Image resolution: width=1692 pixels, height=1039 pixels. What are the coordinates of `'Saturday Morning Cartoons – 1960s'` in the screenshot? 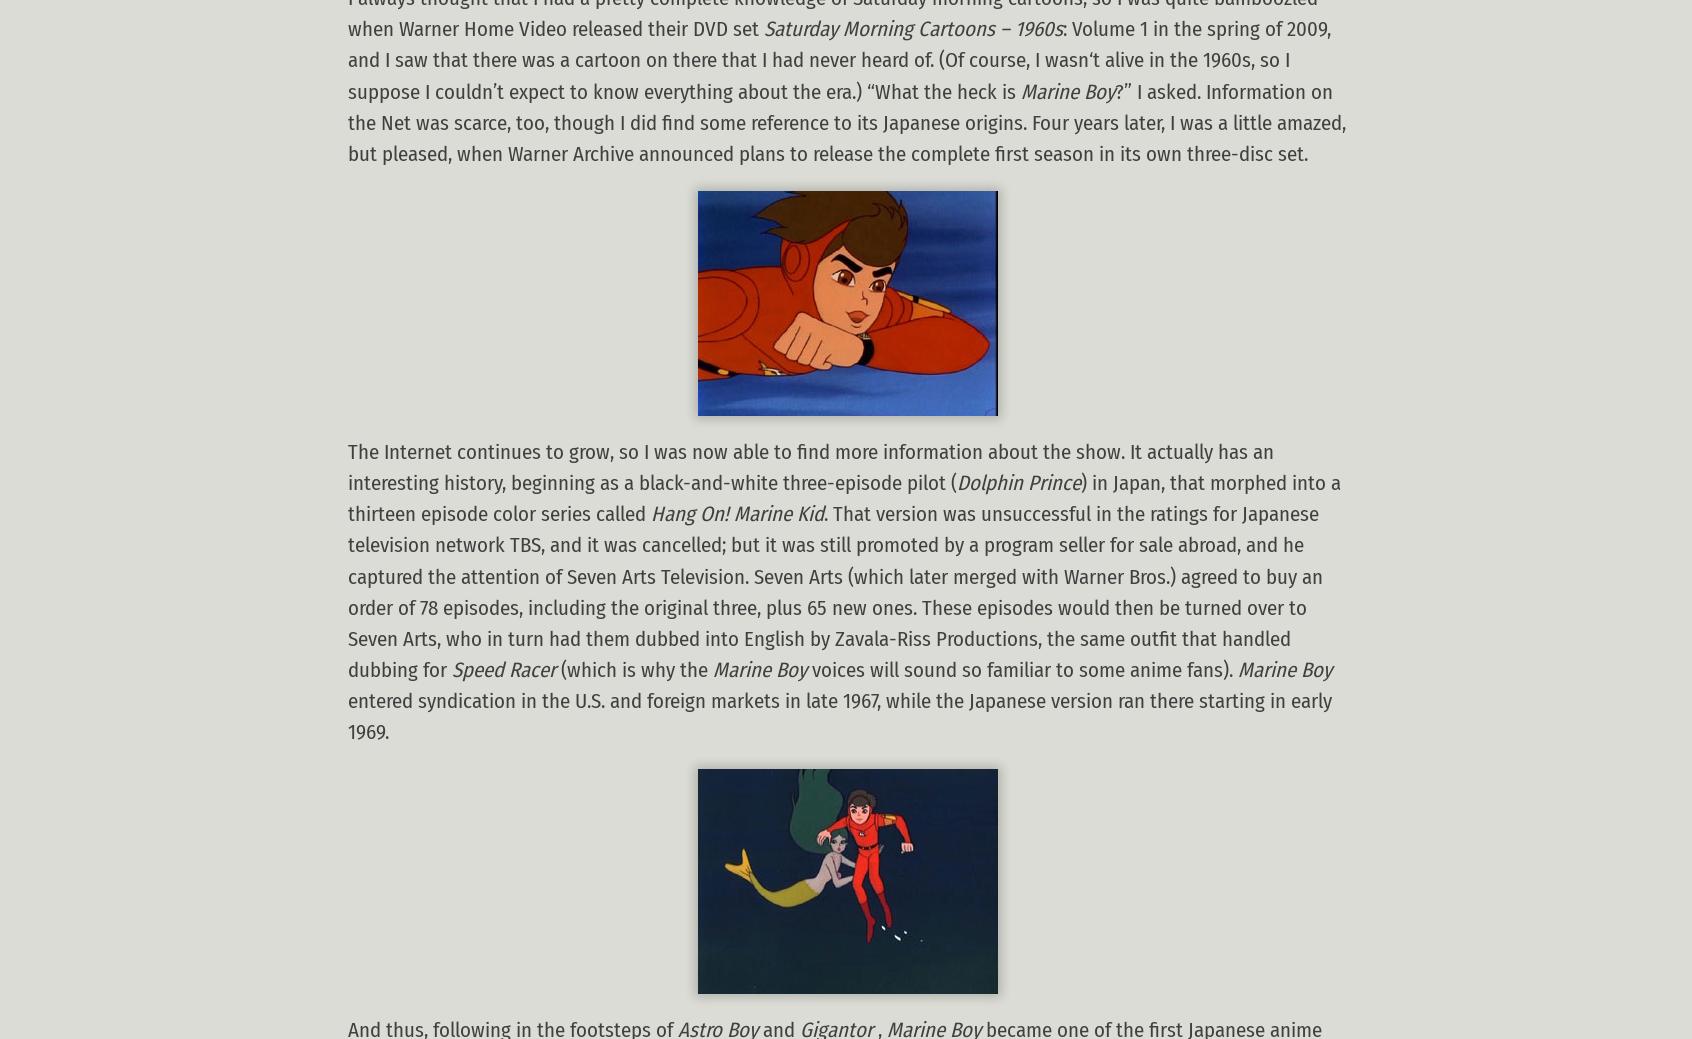 It's located at (912, 28).